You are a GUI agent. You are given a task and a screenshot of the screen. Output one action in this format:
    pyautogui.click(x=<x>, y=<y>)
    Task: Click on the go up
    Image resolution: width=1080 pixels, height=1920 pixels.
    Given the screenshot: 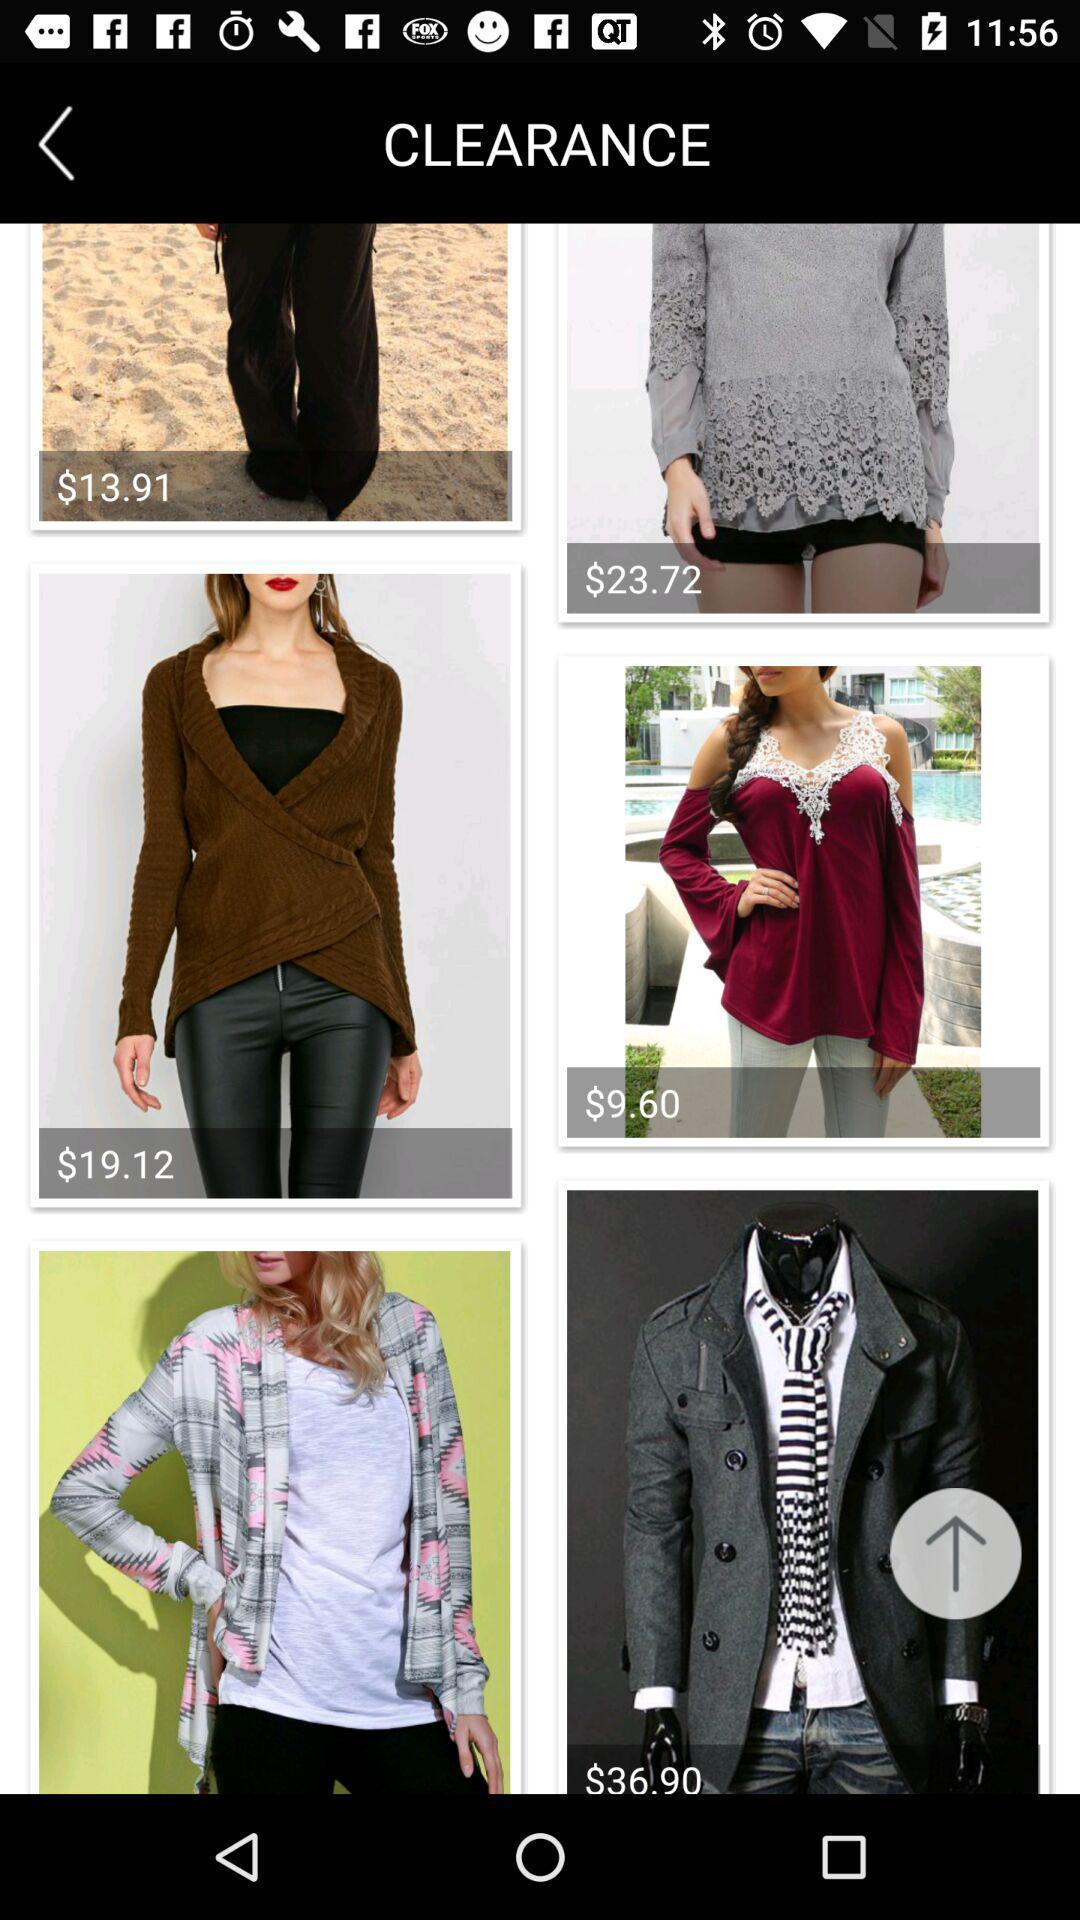 What is the action you would take?
    pyautogui.click(x=954, y=1552)
    